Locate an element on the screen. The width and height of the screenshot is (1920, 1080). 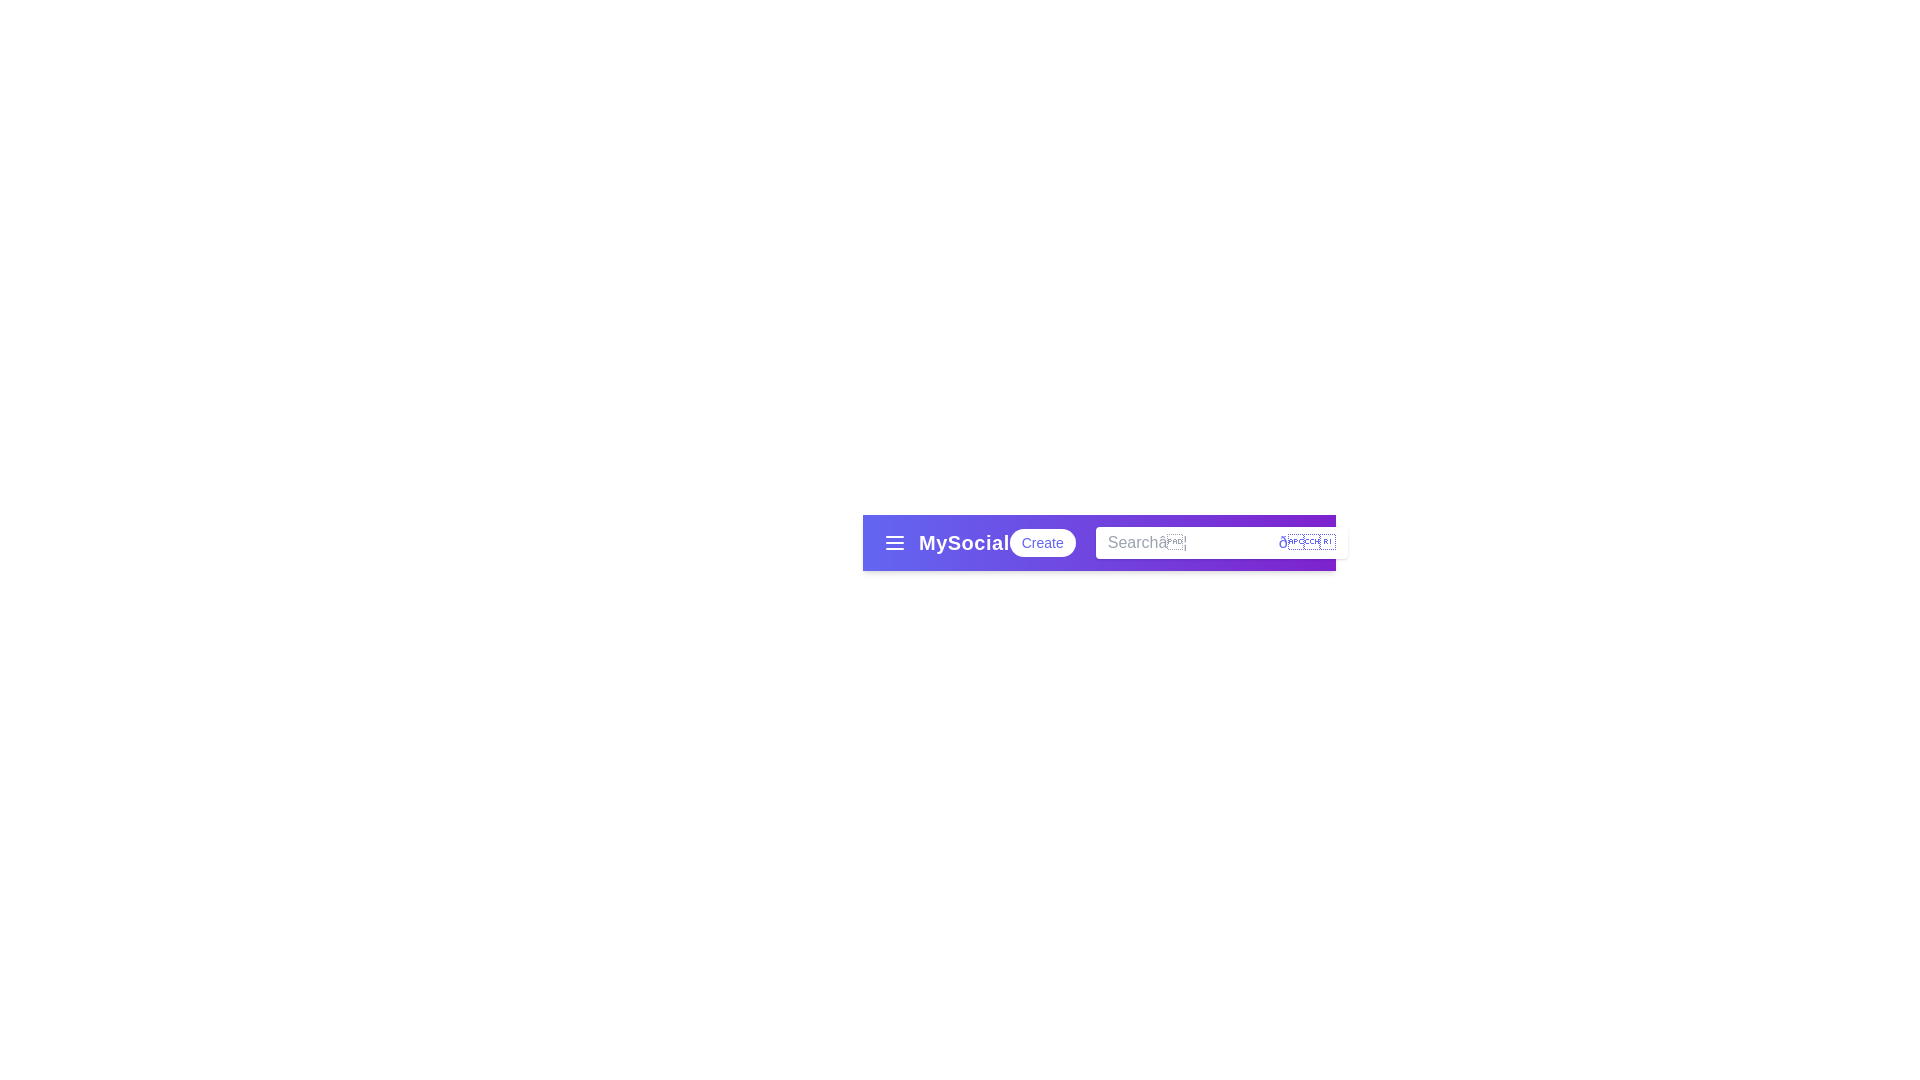
the search bar and type the query 'example query' is located at coordinates (1220, 543).